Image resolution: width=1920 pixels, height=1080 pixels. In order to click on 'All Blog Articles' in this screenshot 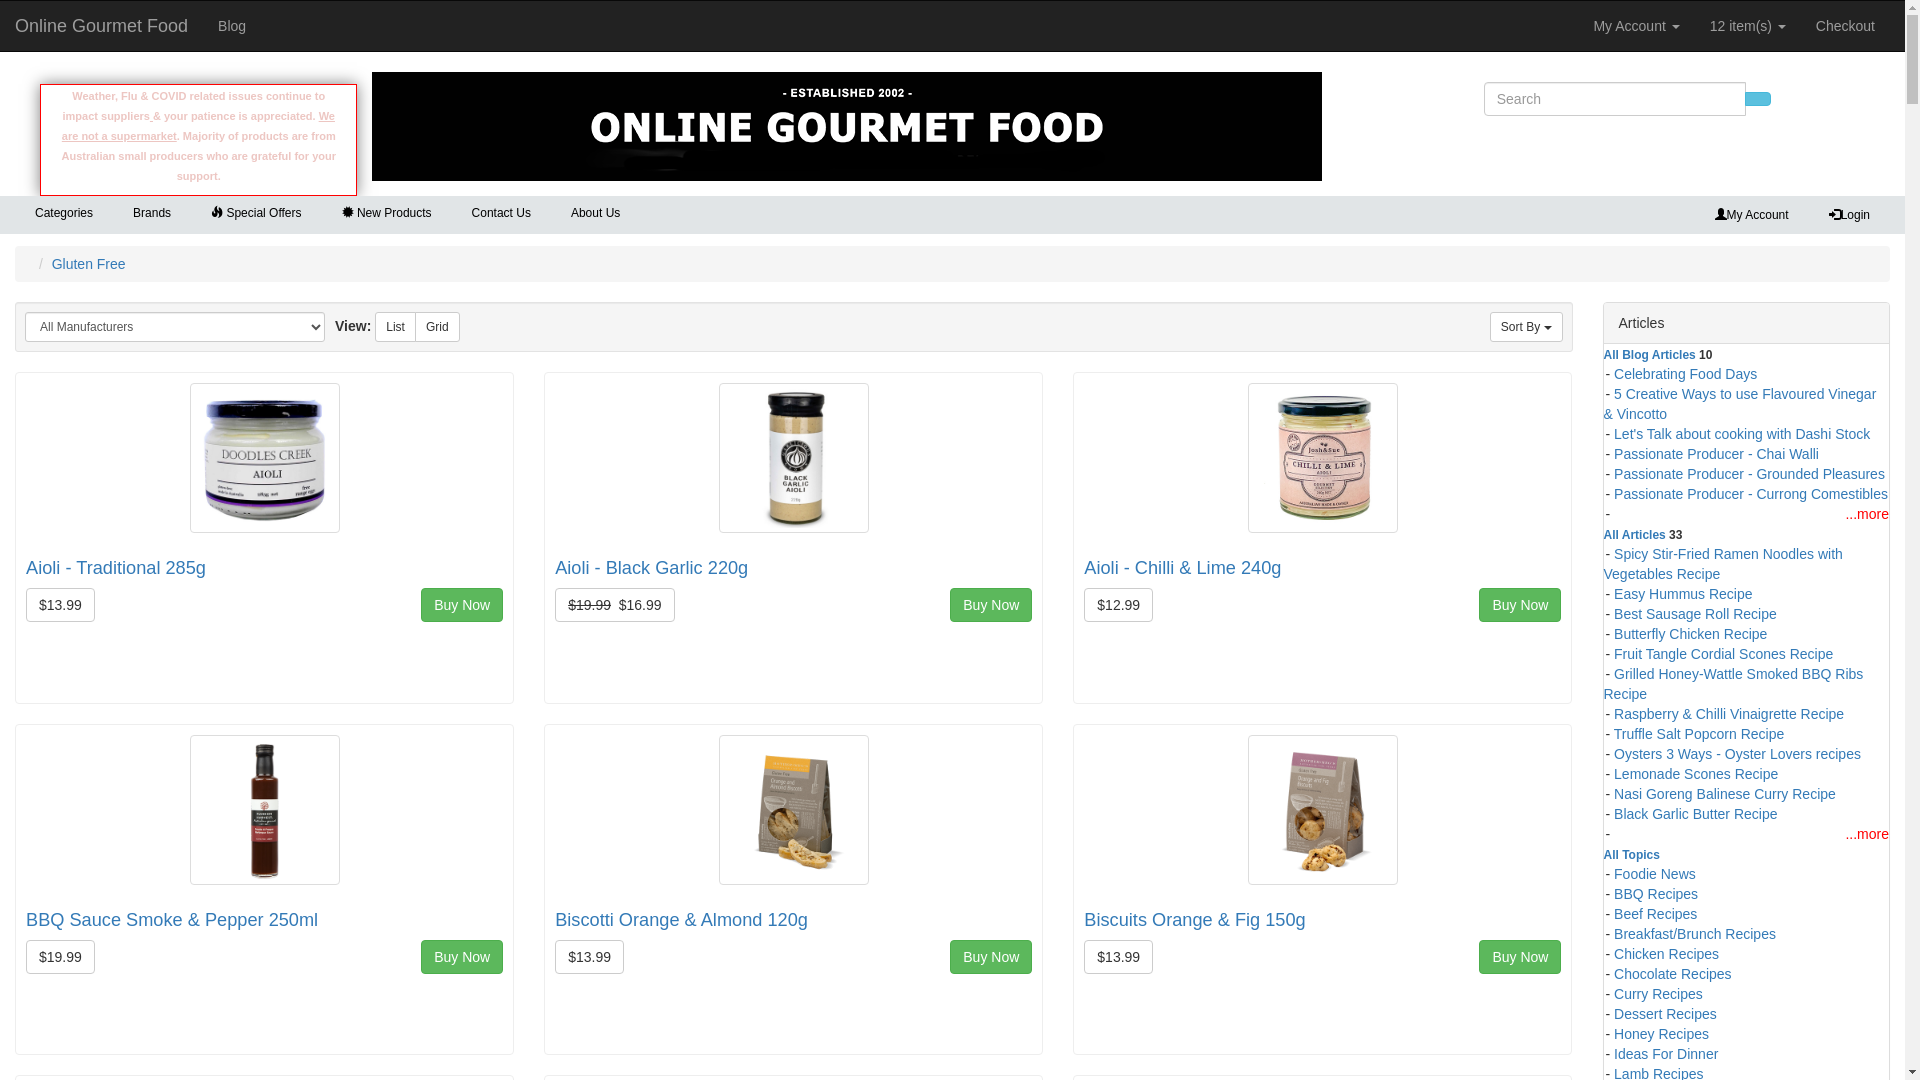, I will do `click(1650, 352)`.